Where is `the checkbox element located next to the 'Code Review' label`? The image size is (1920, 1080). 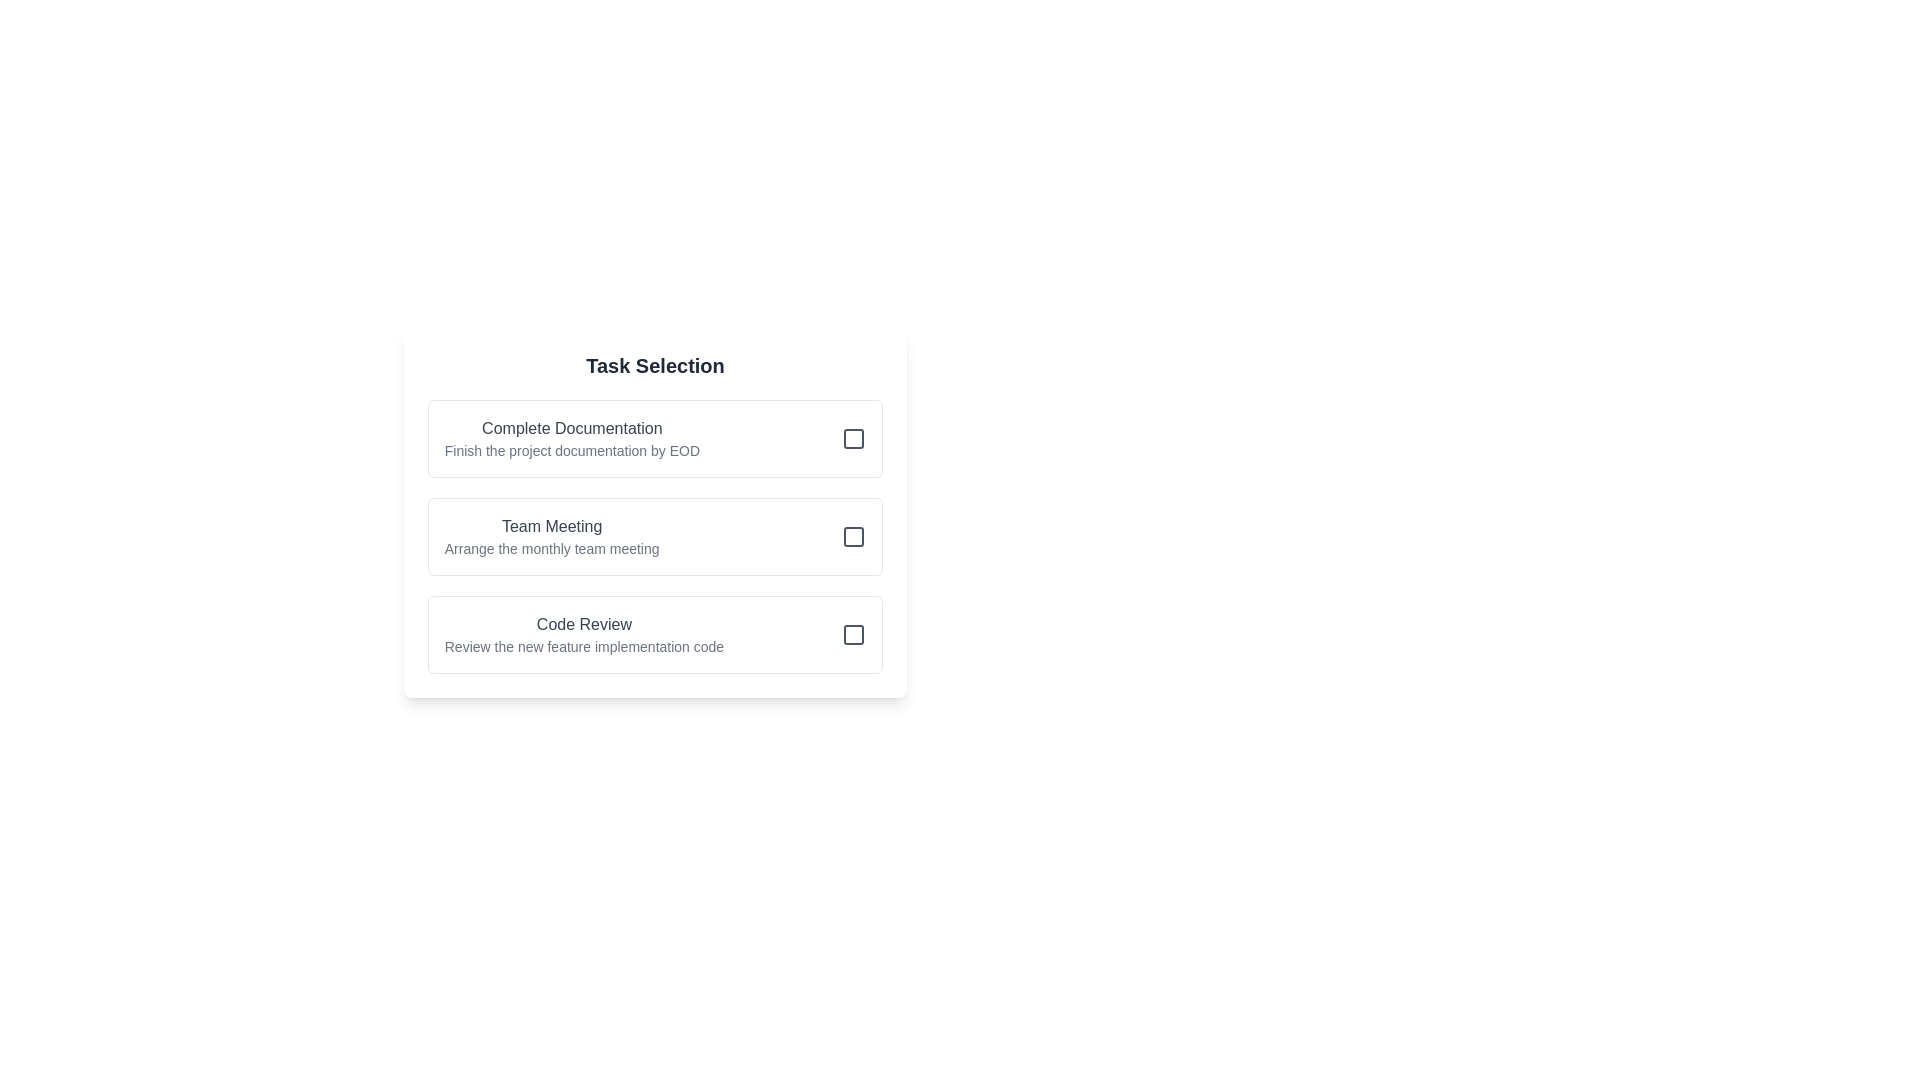 the checkbox element located next to the 'Code Review' label is located at coordinates (854, 635).